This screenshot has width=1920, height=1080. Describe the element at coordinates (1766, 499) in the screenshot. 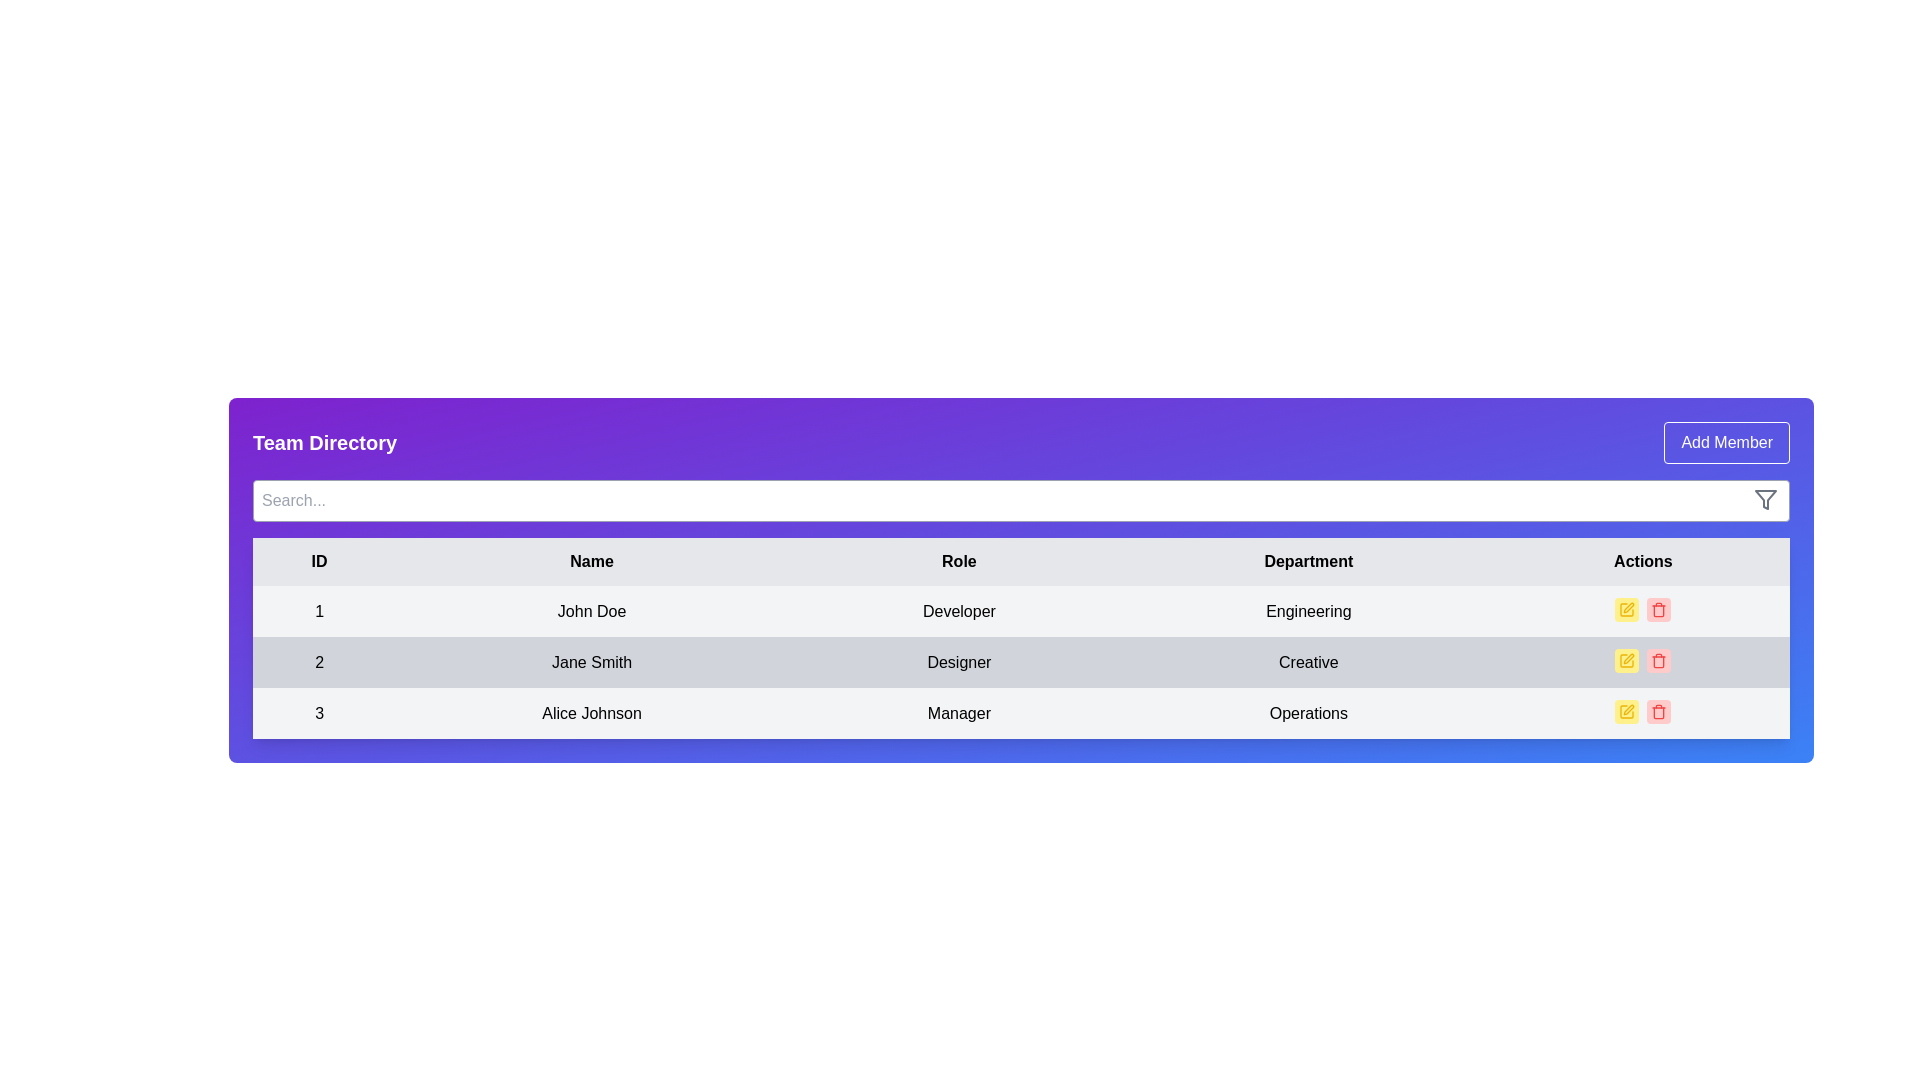

I see `the filter icon button located in the top-right corner of the search bar` at that location.